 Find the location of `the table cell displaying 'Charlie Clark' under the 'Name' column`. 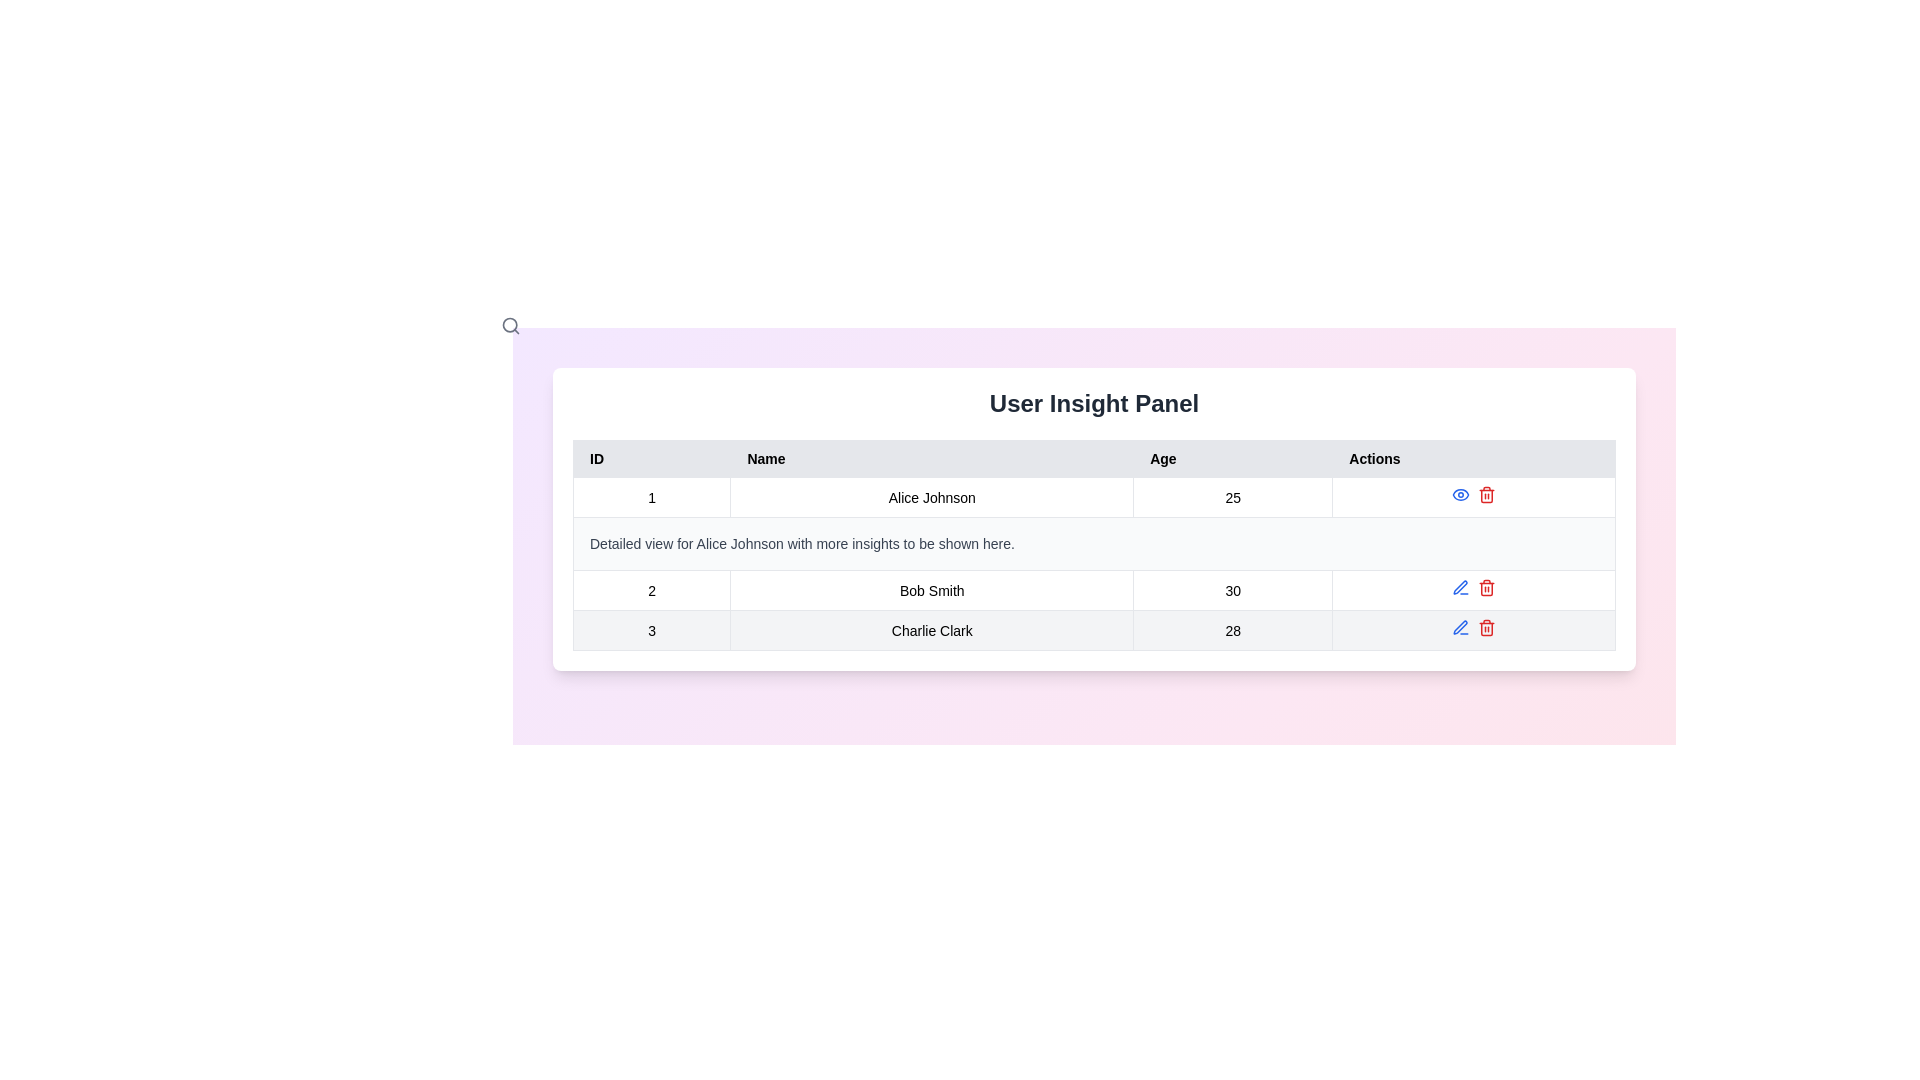

the table cell displaying 'Charlie Clark' under the 'Name' column is located at coordinates (930, 628).